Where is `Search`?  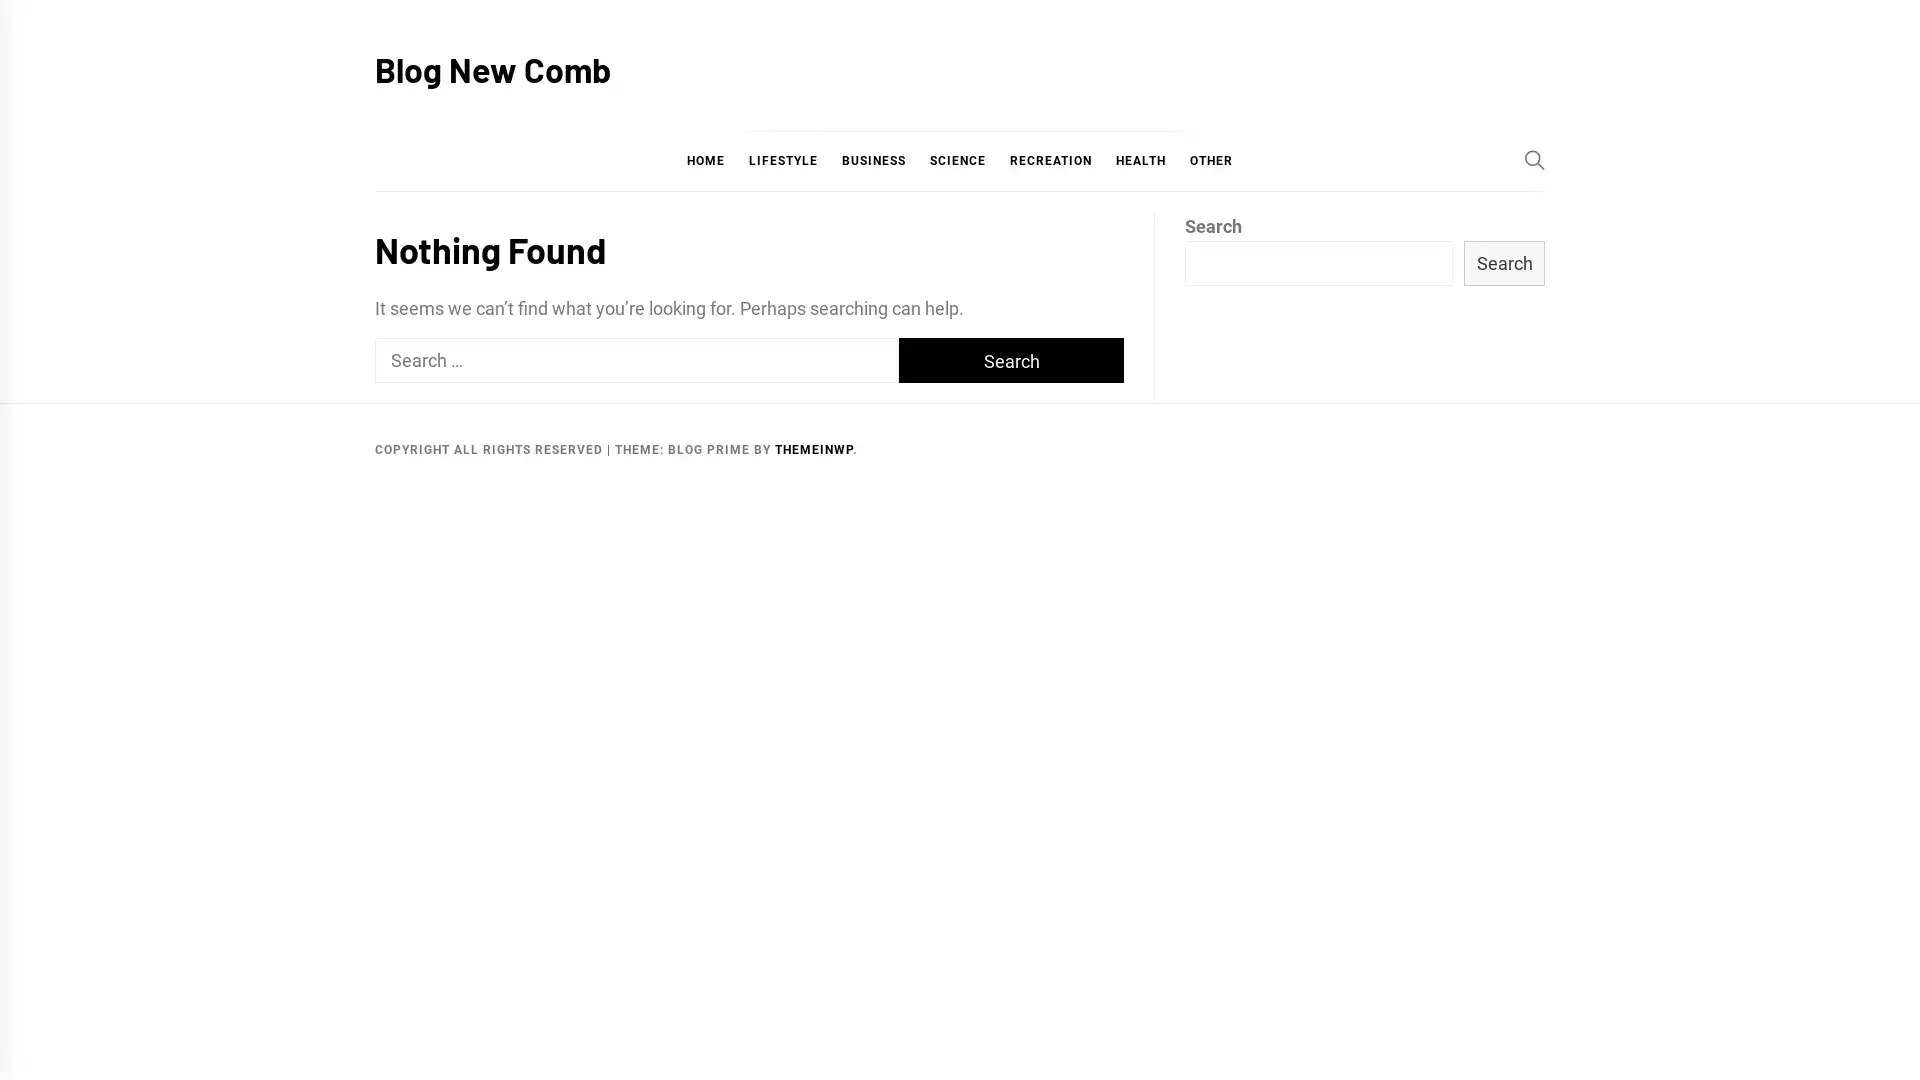
Search is located at coordinates (1011, 360).